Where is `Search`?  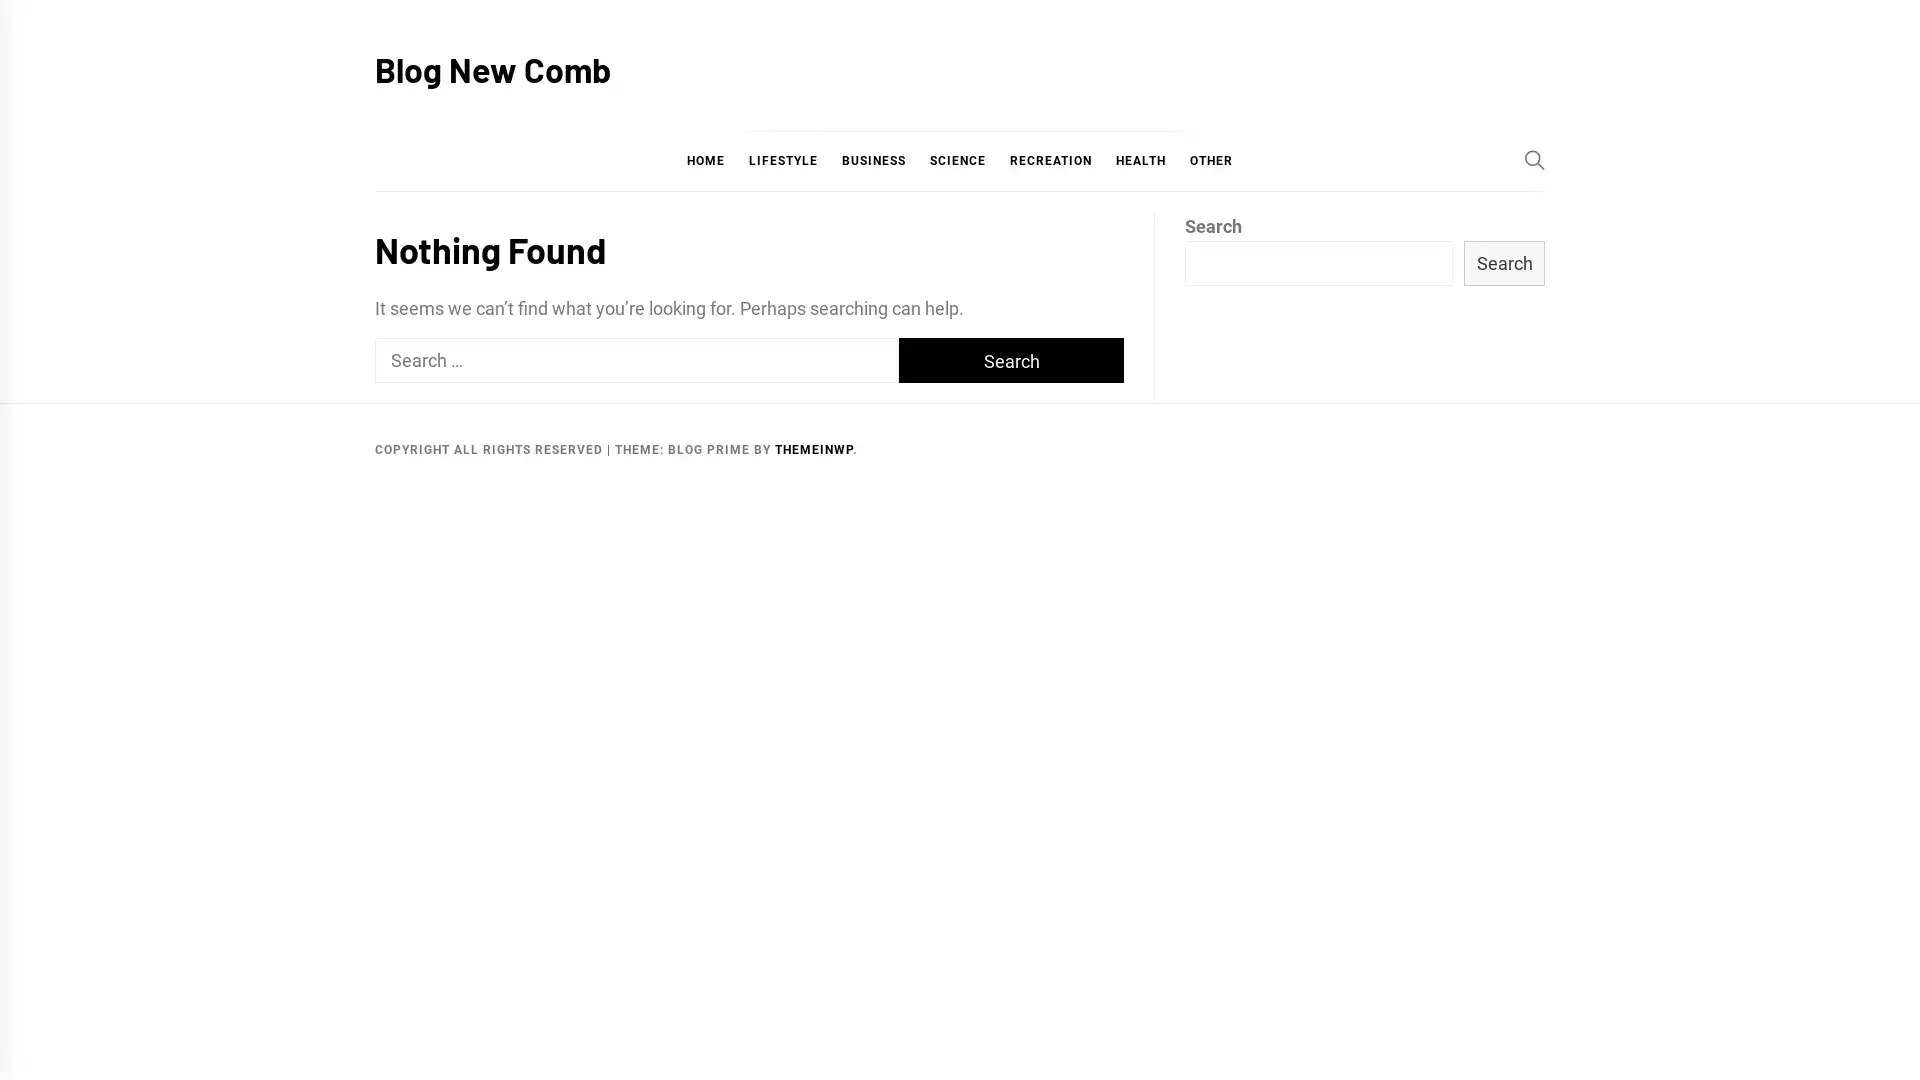
Search is located at coordinates (1011, 360).